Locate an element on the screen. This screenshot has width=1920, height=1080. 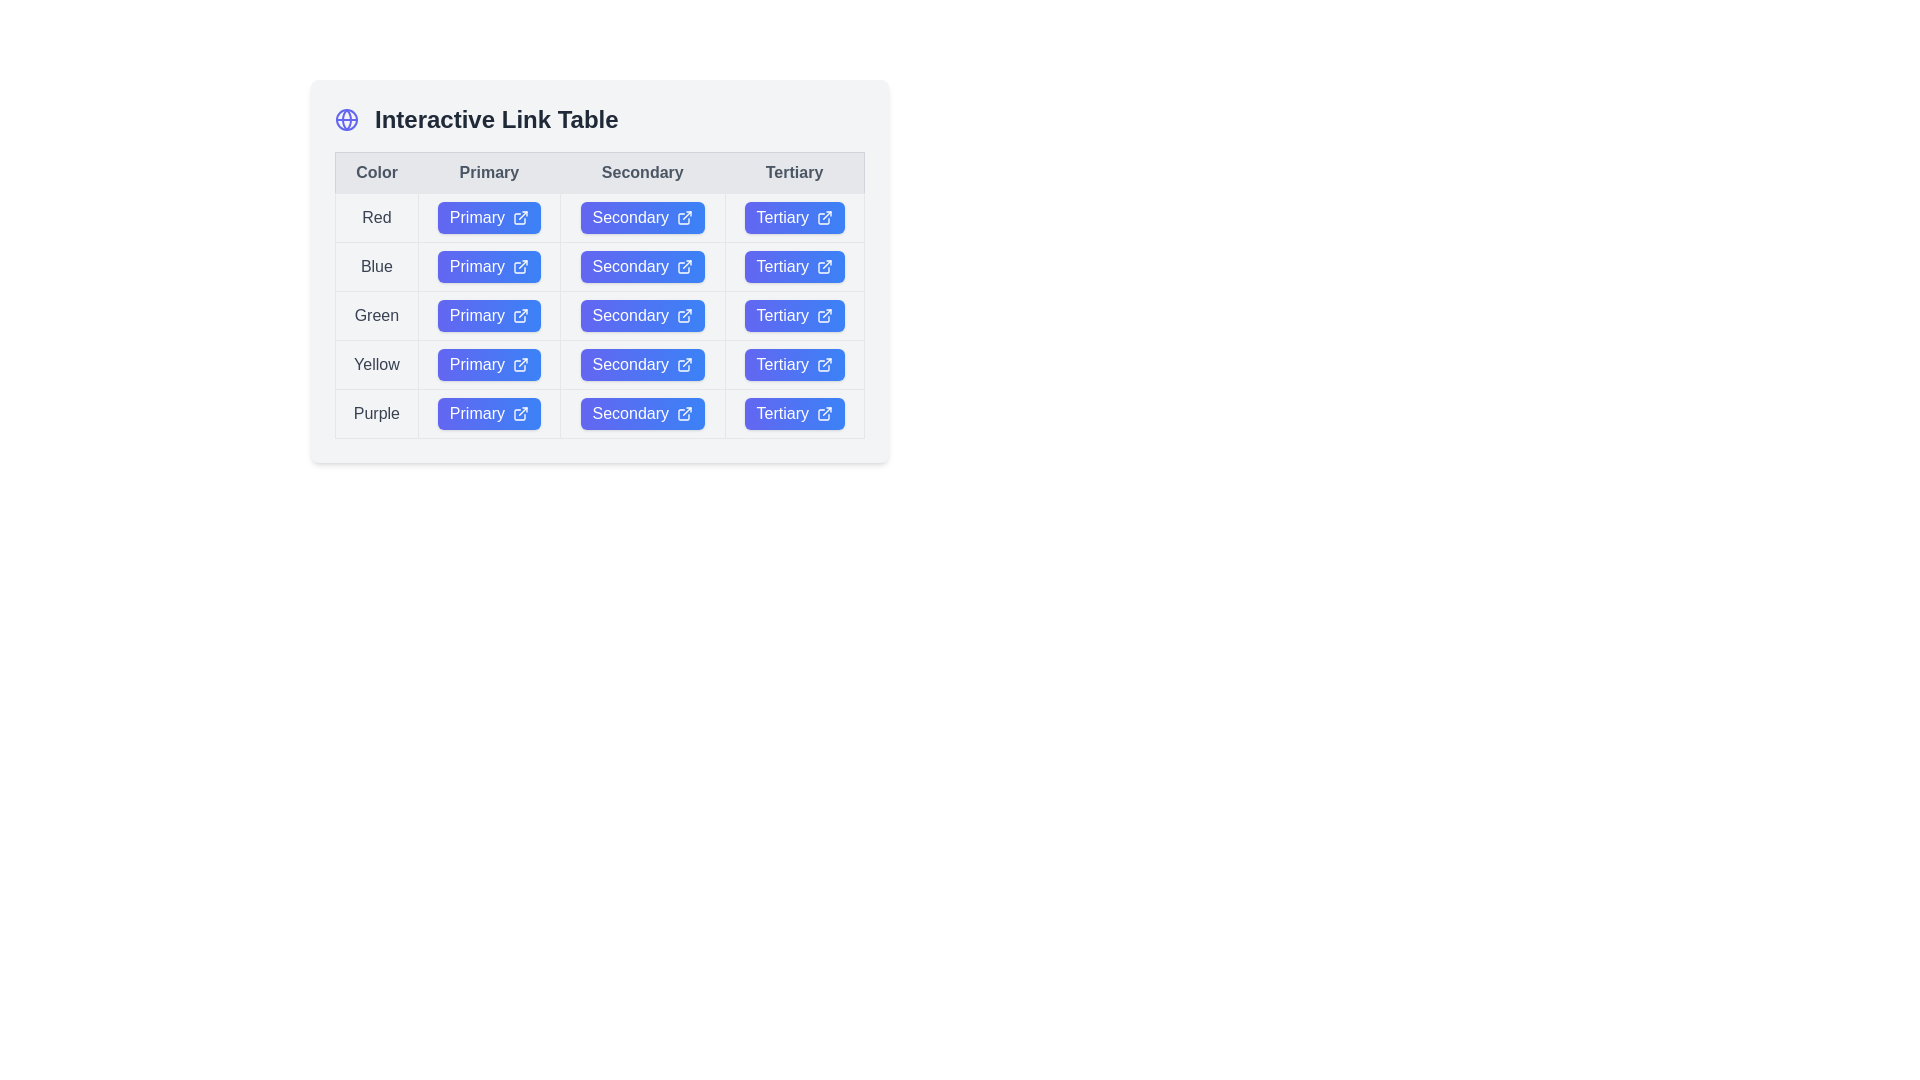
the interactive button labeled 'Tertiary' which is the third item in the row labeled 'Yellow' in the table is located at coordinates (781, 365).